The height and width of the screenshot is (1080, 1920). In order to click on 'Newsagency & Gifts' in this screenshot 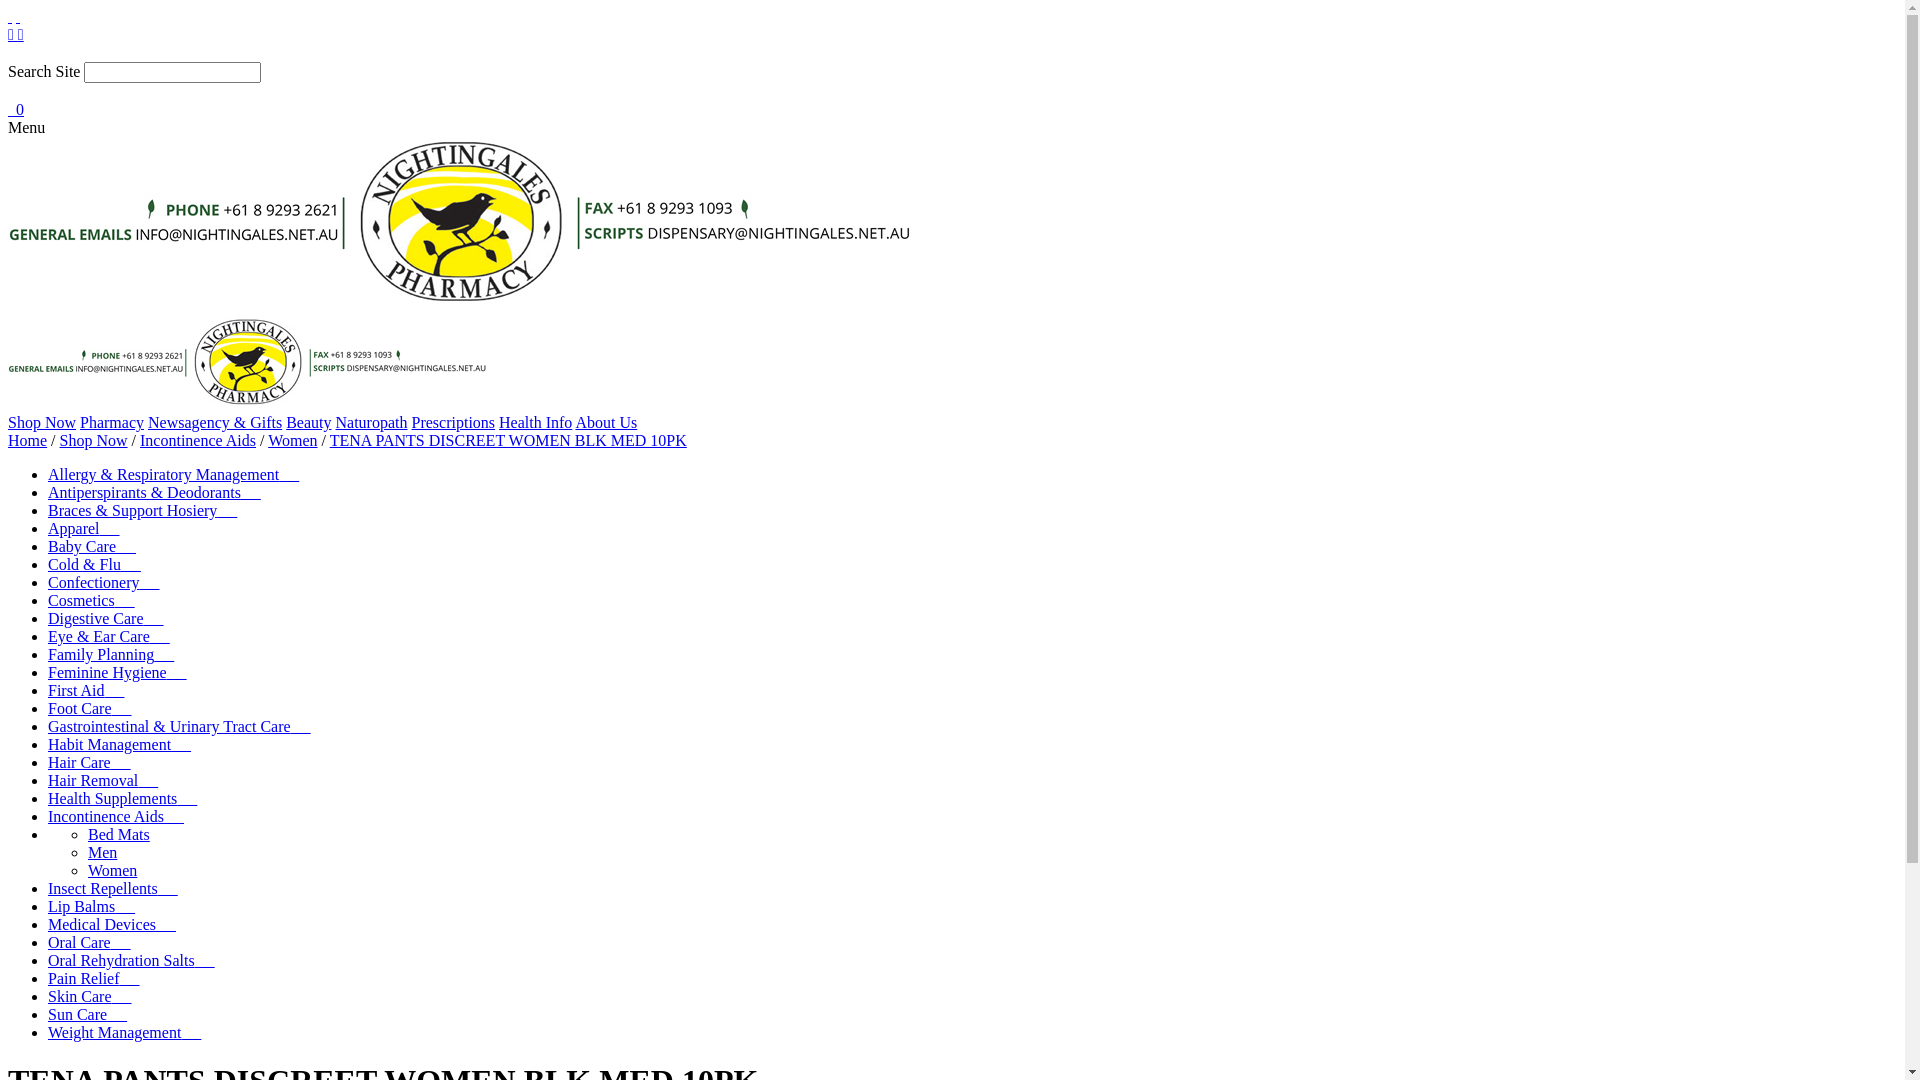, I will do `click(215, 421)`.